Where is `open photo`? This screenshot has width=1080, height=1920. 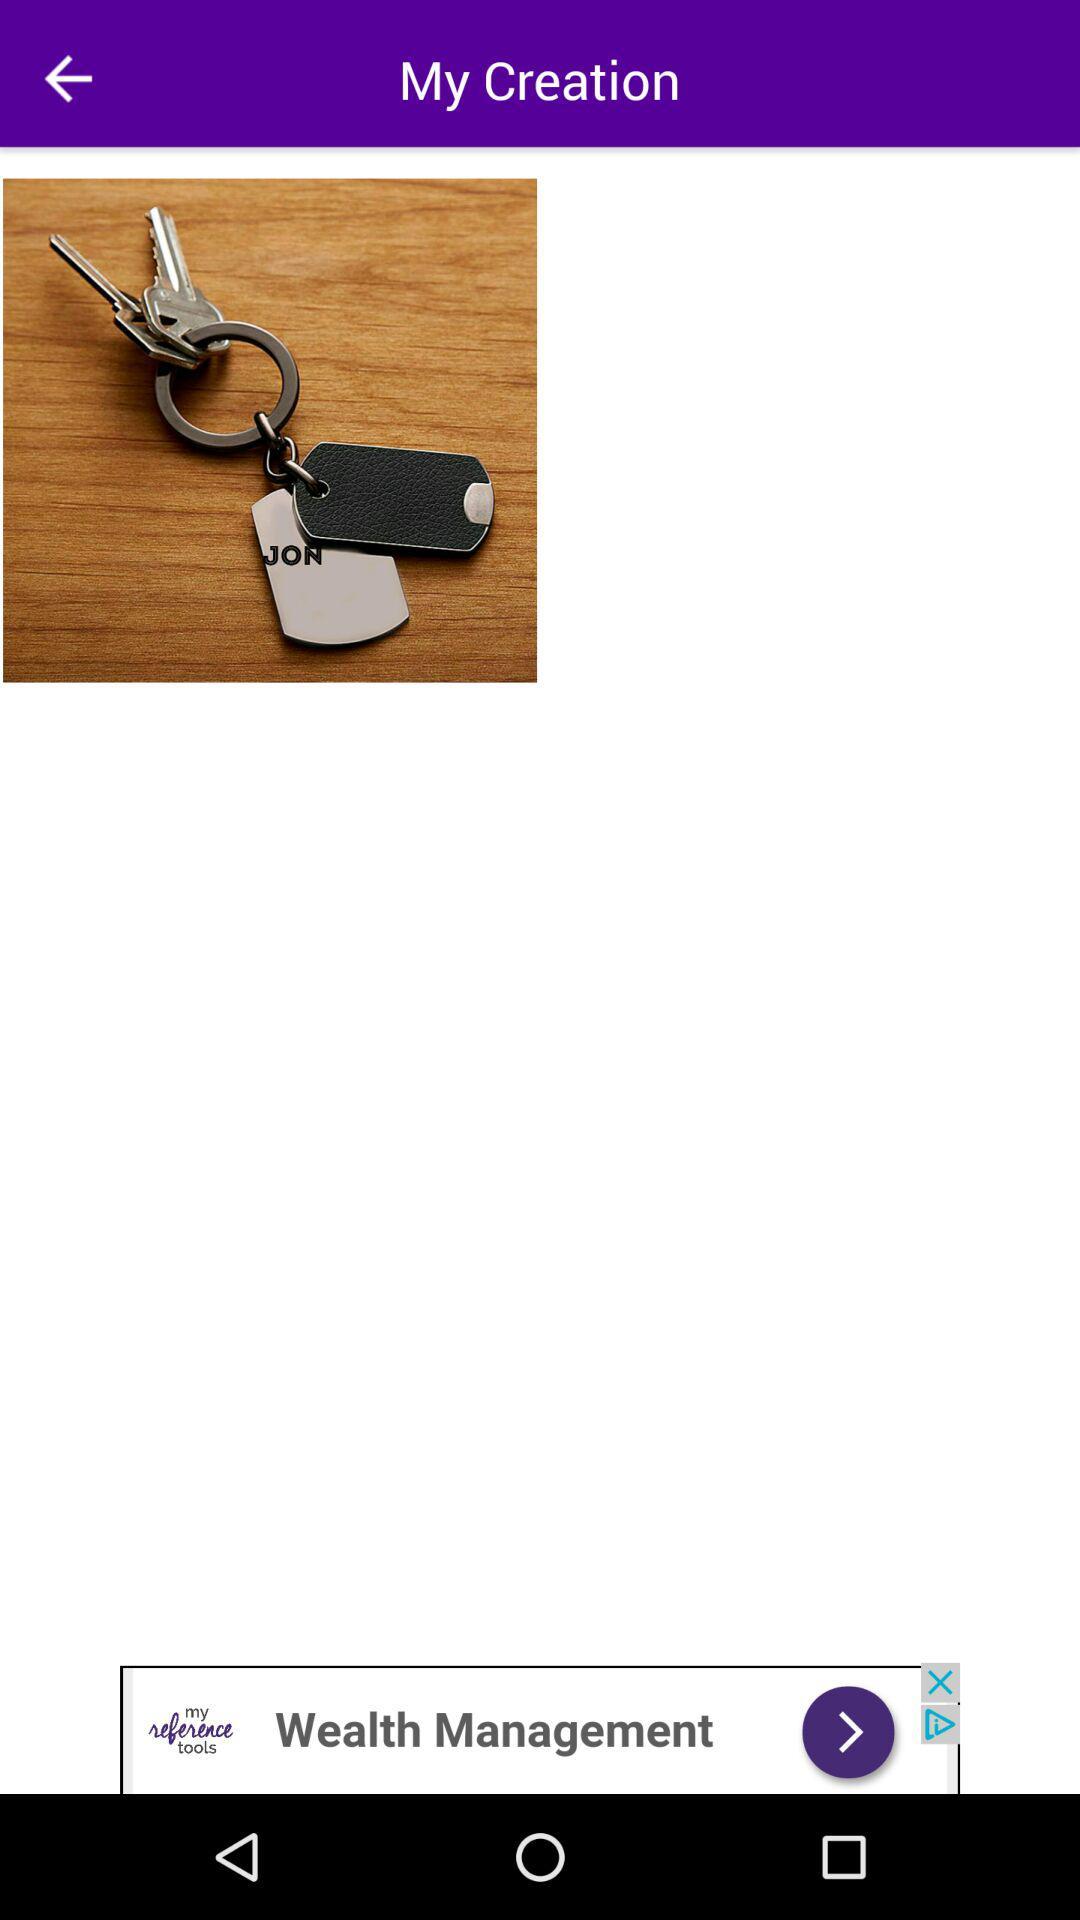
open photo is located at coordinates (271, 429).